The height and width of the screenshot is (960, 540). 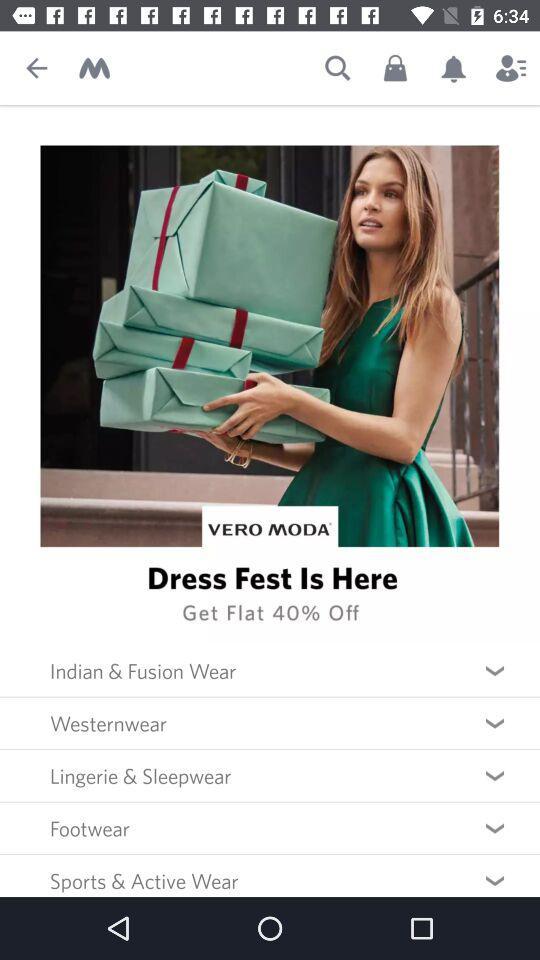 What do you see at coordinates (93, 68) in the screenshot?
I see `moda homepage` at bounding box center [93, 68].